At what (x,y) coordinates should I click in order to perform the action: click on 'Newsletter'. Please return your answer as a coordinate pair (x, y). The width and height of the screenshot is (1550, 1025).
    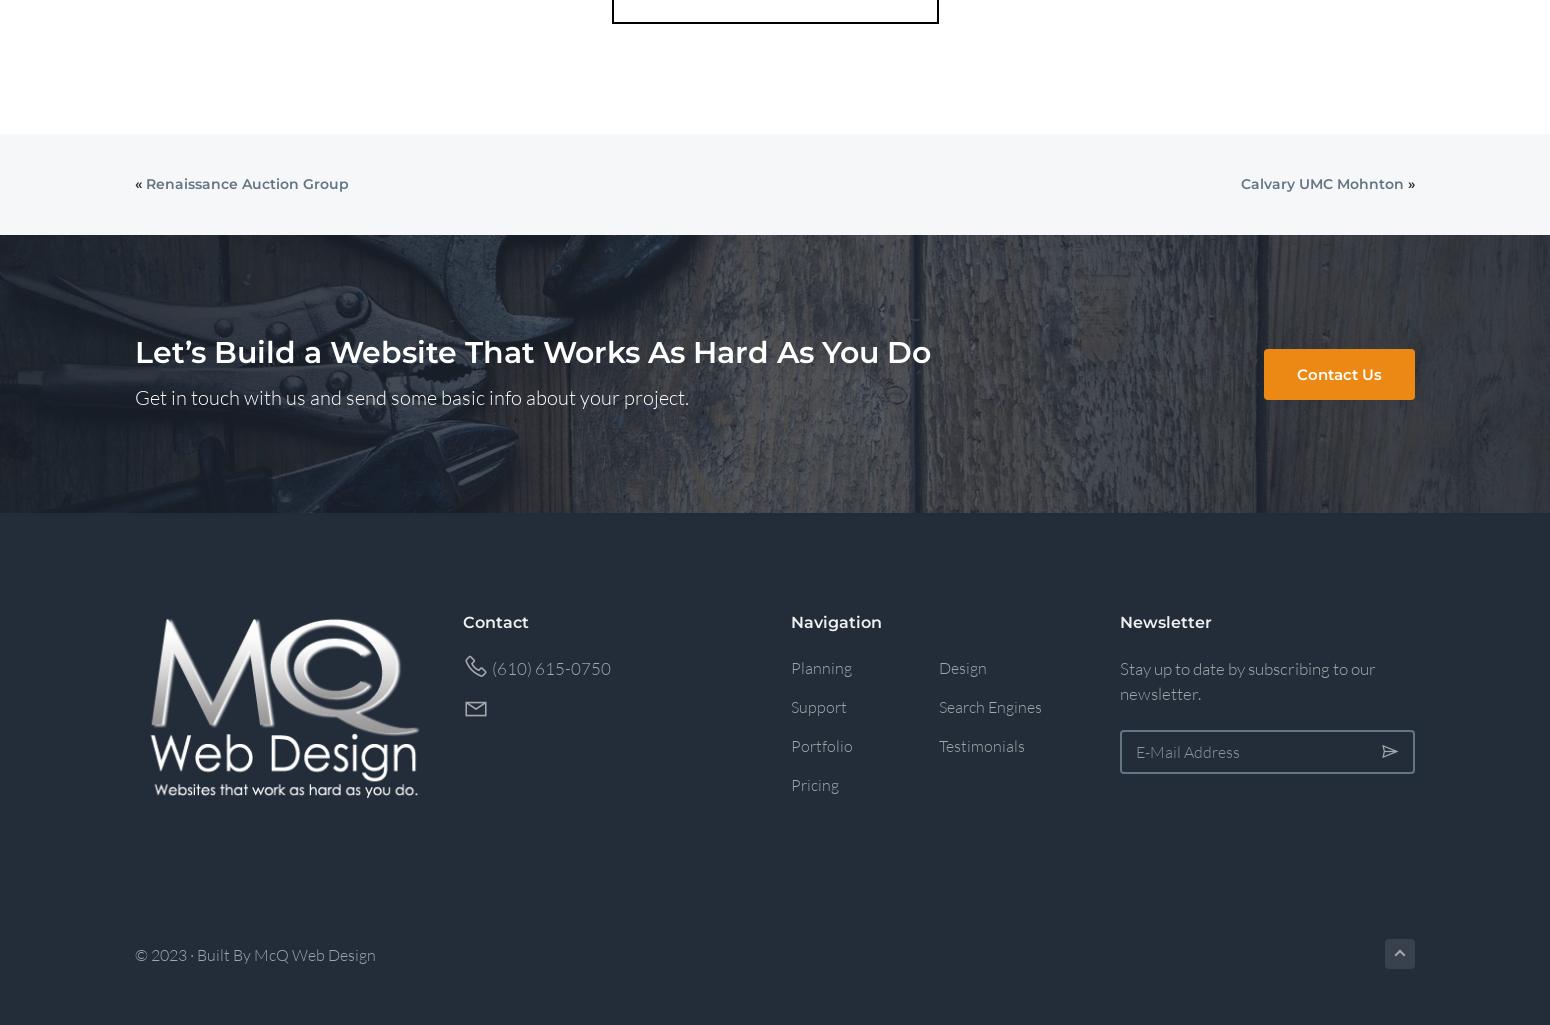
    Looking at the image, I should click on (1117, 620).